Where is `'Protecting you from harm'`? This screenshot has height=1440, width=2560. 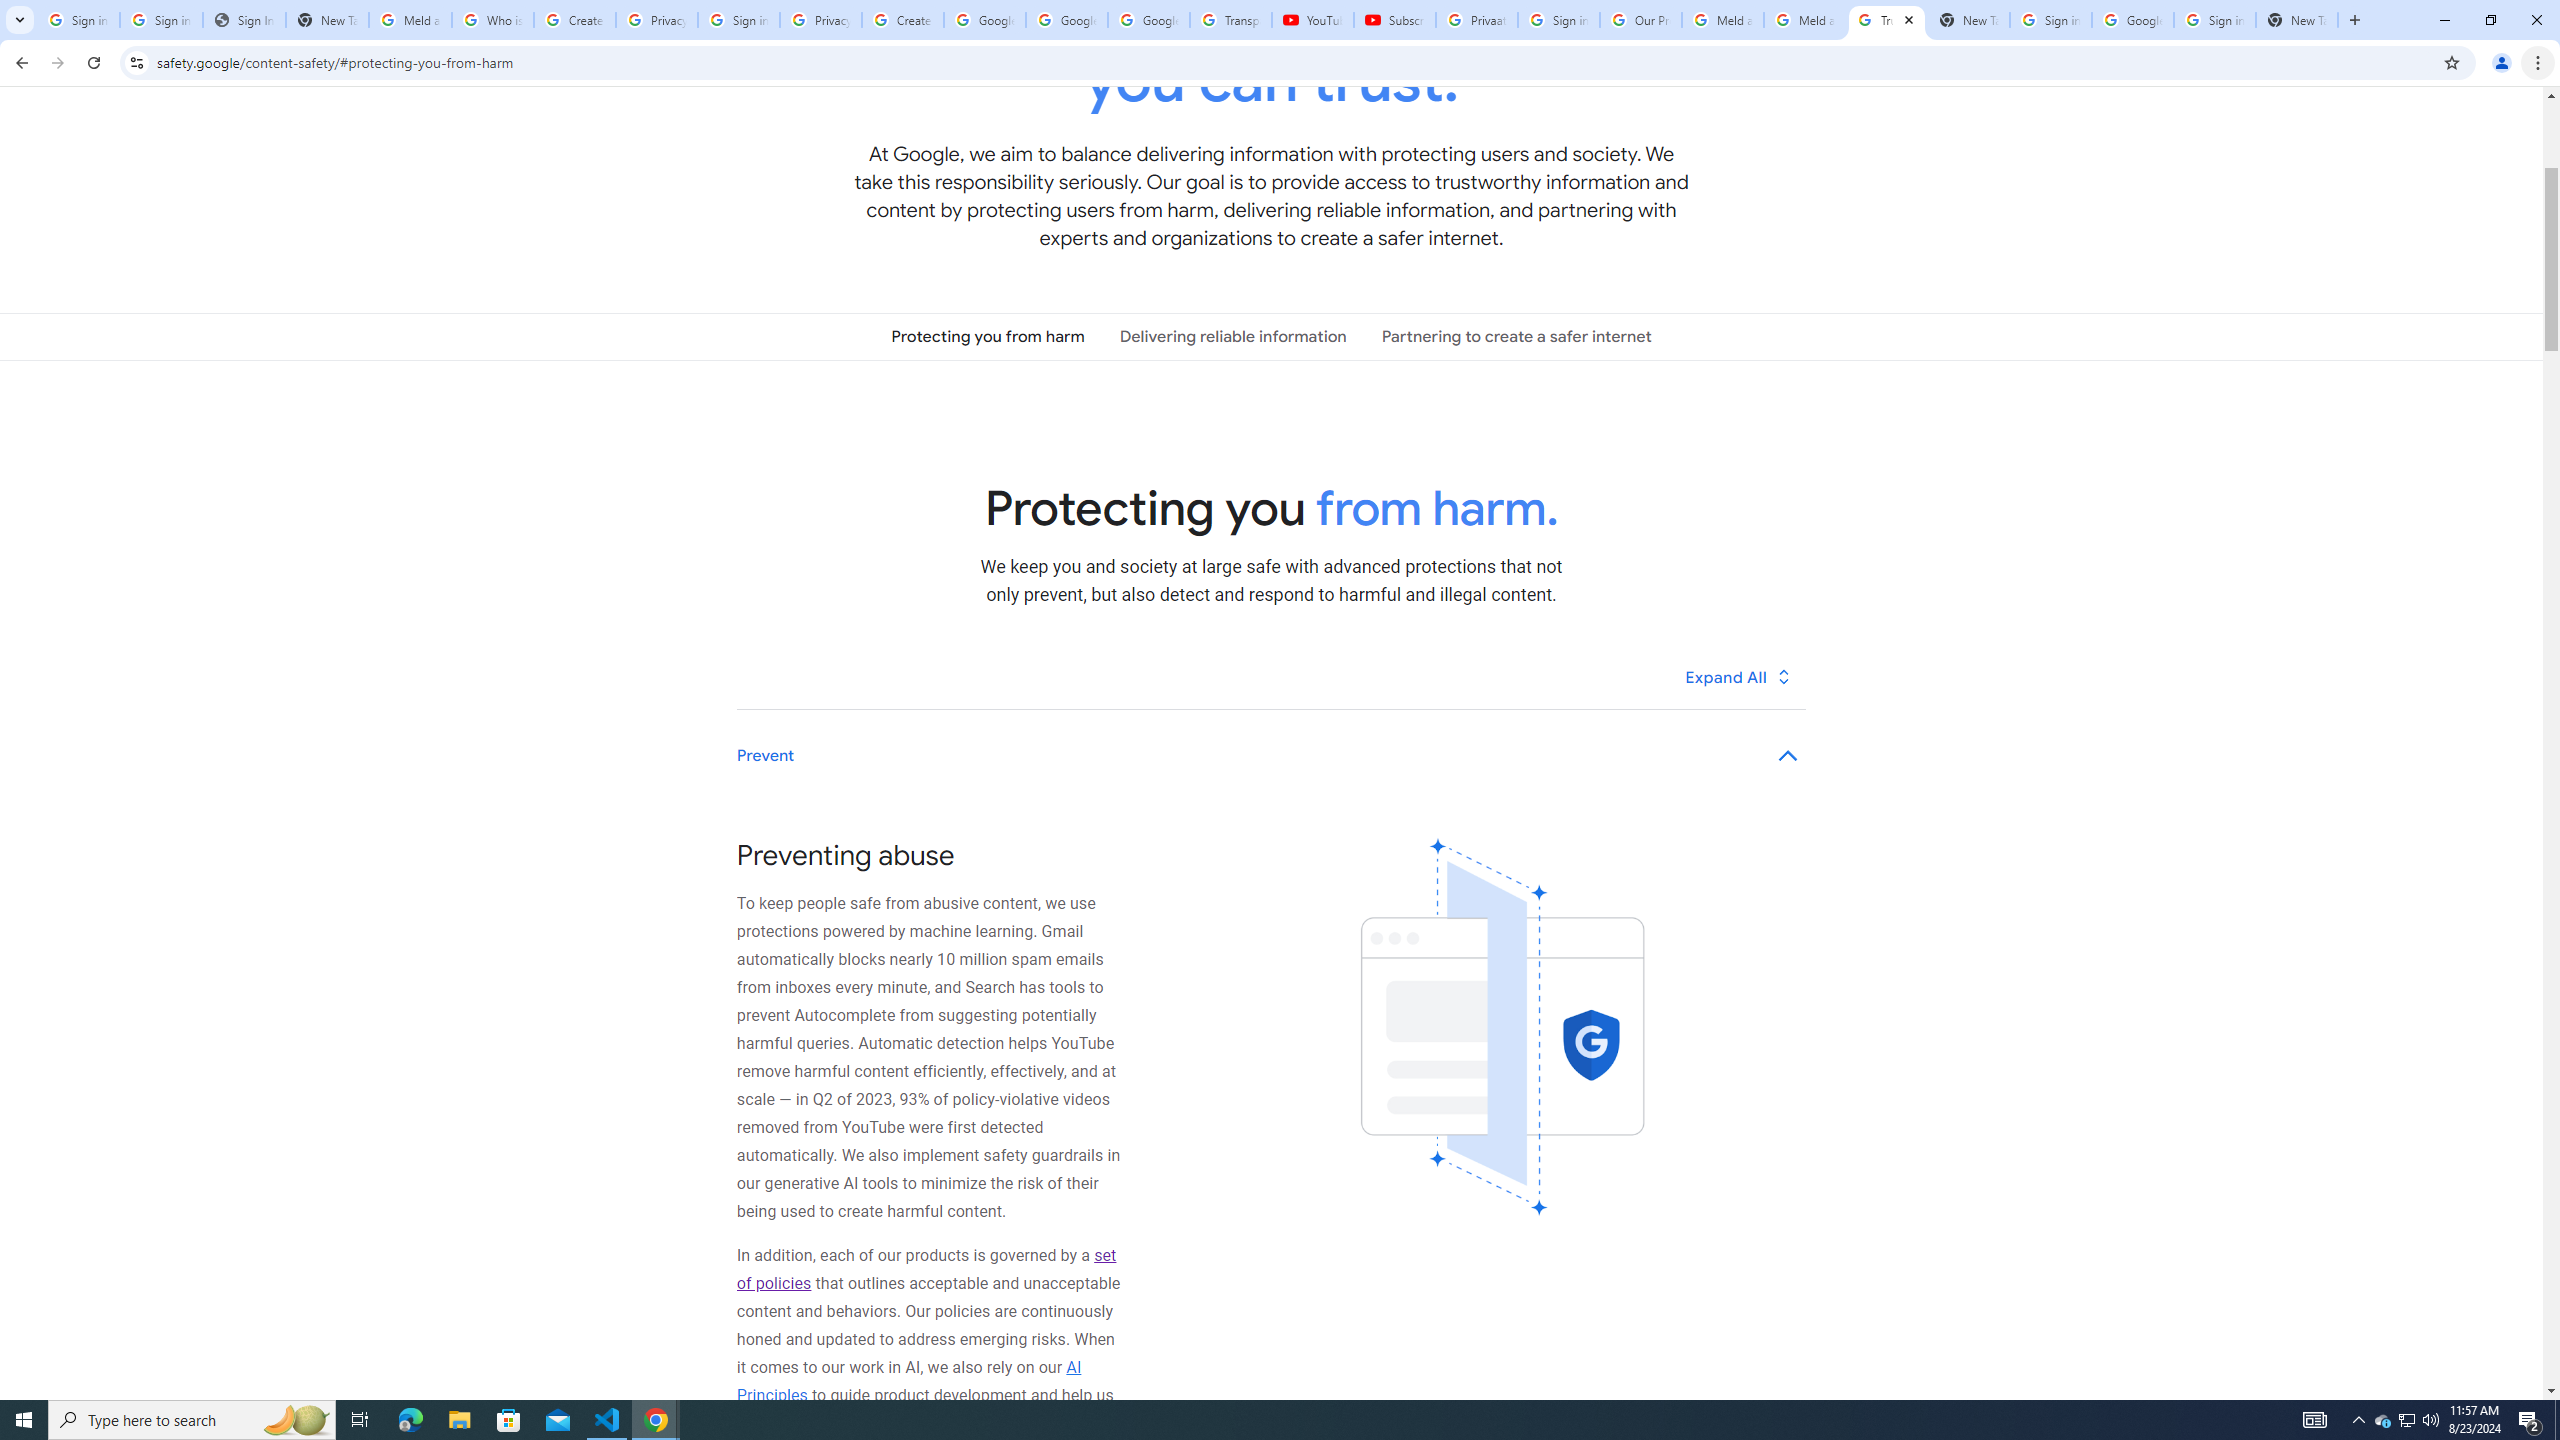
'Protecting you from harm' is located at coordinates (987, 336).